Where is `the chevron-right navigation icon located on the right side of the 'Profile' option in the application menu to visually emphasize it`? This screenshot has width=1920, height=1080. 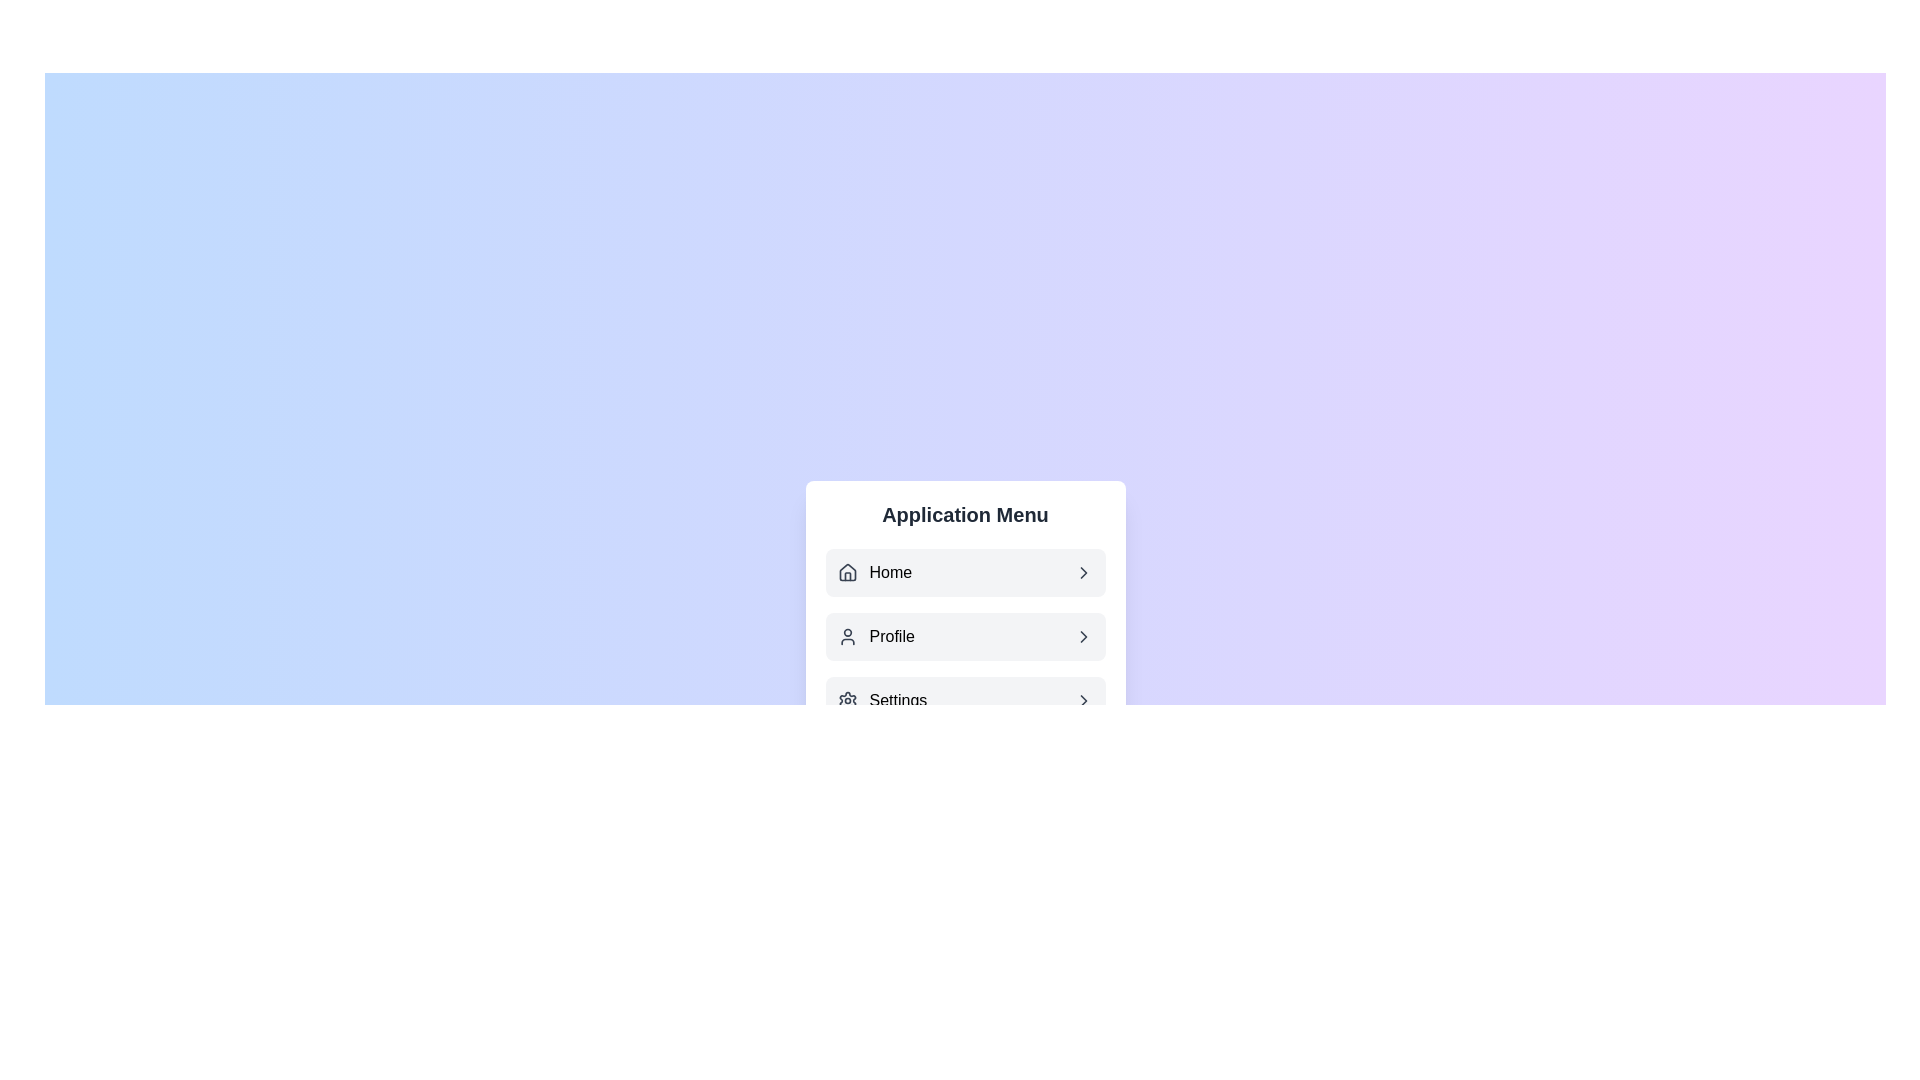
the chevron-right navigation icon located on the right side of the 'Profile' option in the application menu to visually emphasize it is located at coordinates (1082, 636).